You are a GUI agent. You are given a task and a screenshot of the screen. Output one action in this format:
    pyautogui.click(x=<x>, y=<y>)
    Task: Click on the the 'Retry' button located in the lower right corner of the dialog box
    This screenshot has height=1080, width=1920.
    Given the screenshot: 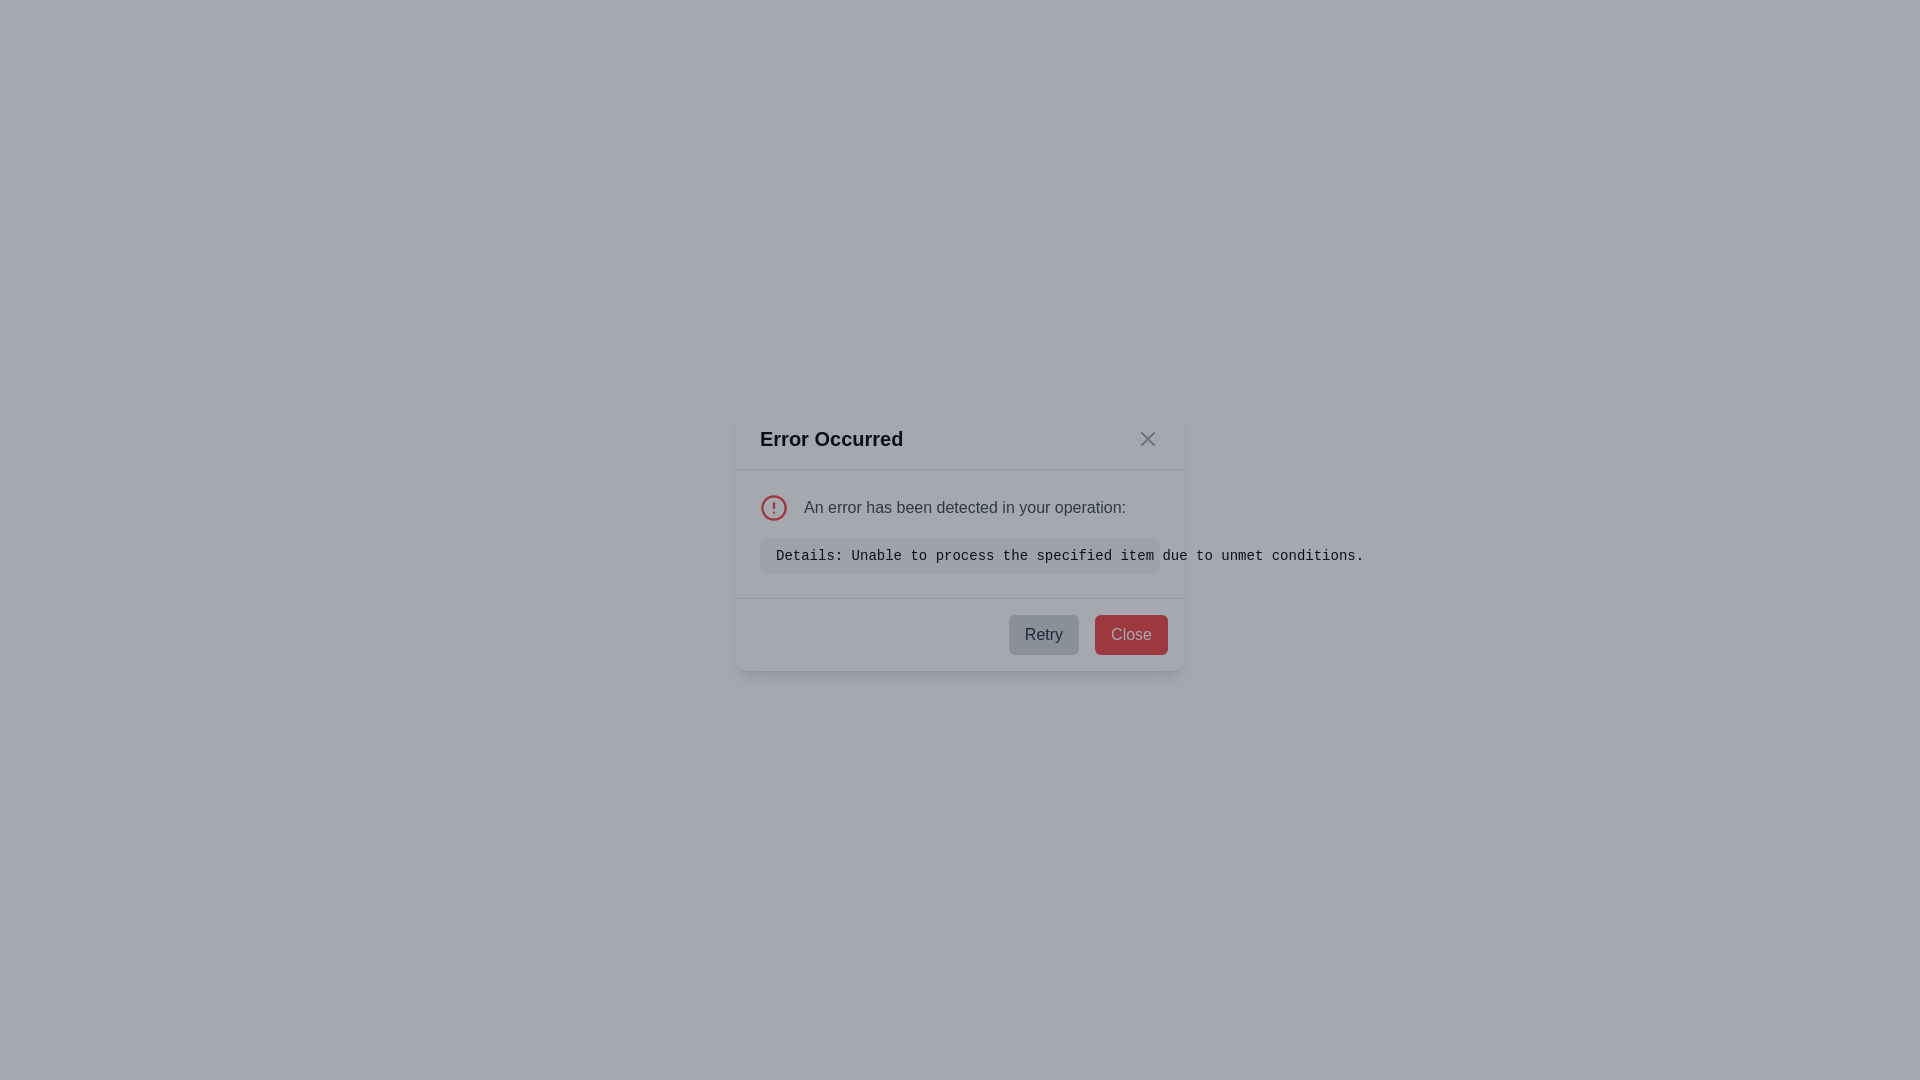 What is the action you would take?
    pyautogui.click(x=1042, y=635)
    